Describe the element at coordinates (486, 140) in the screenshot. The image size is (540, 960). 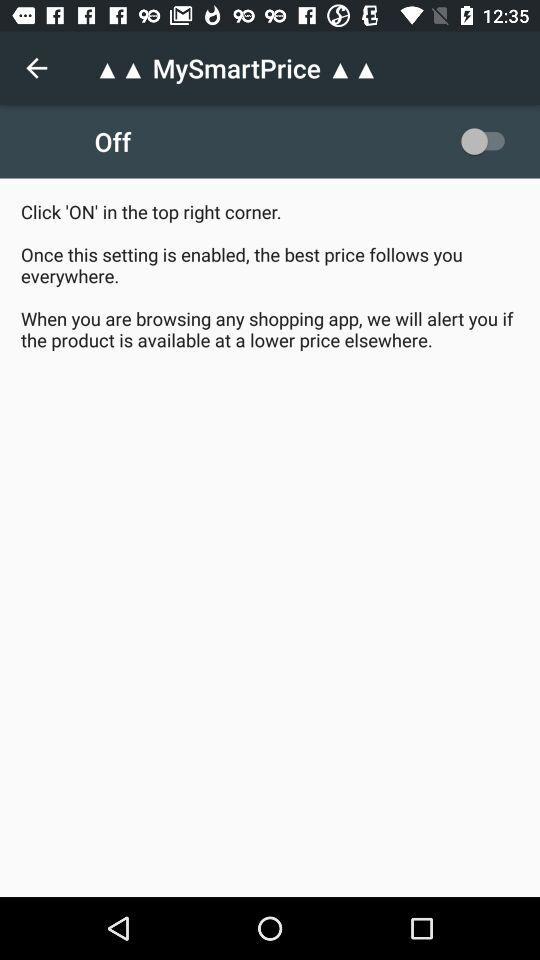
I see `the app above the click on in app` at that location.